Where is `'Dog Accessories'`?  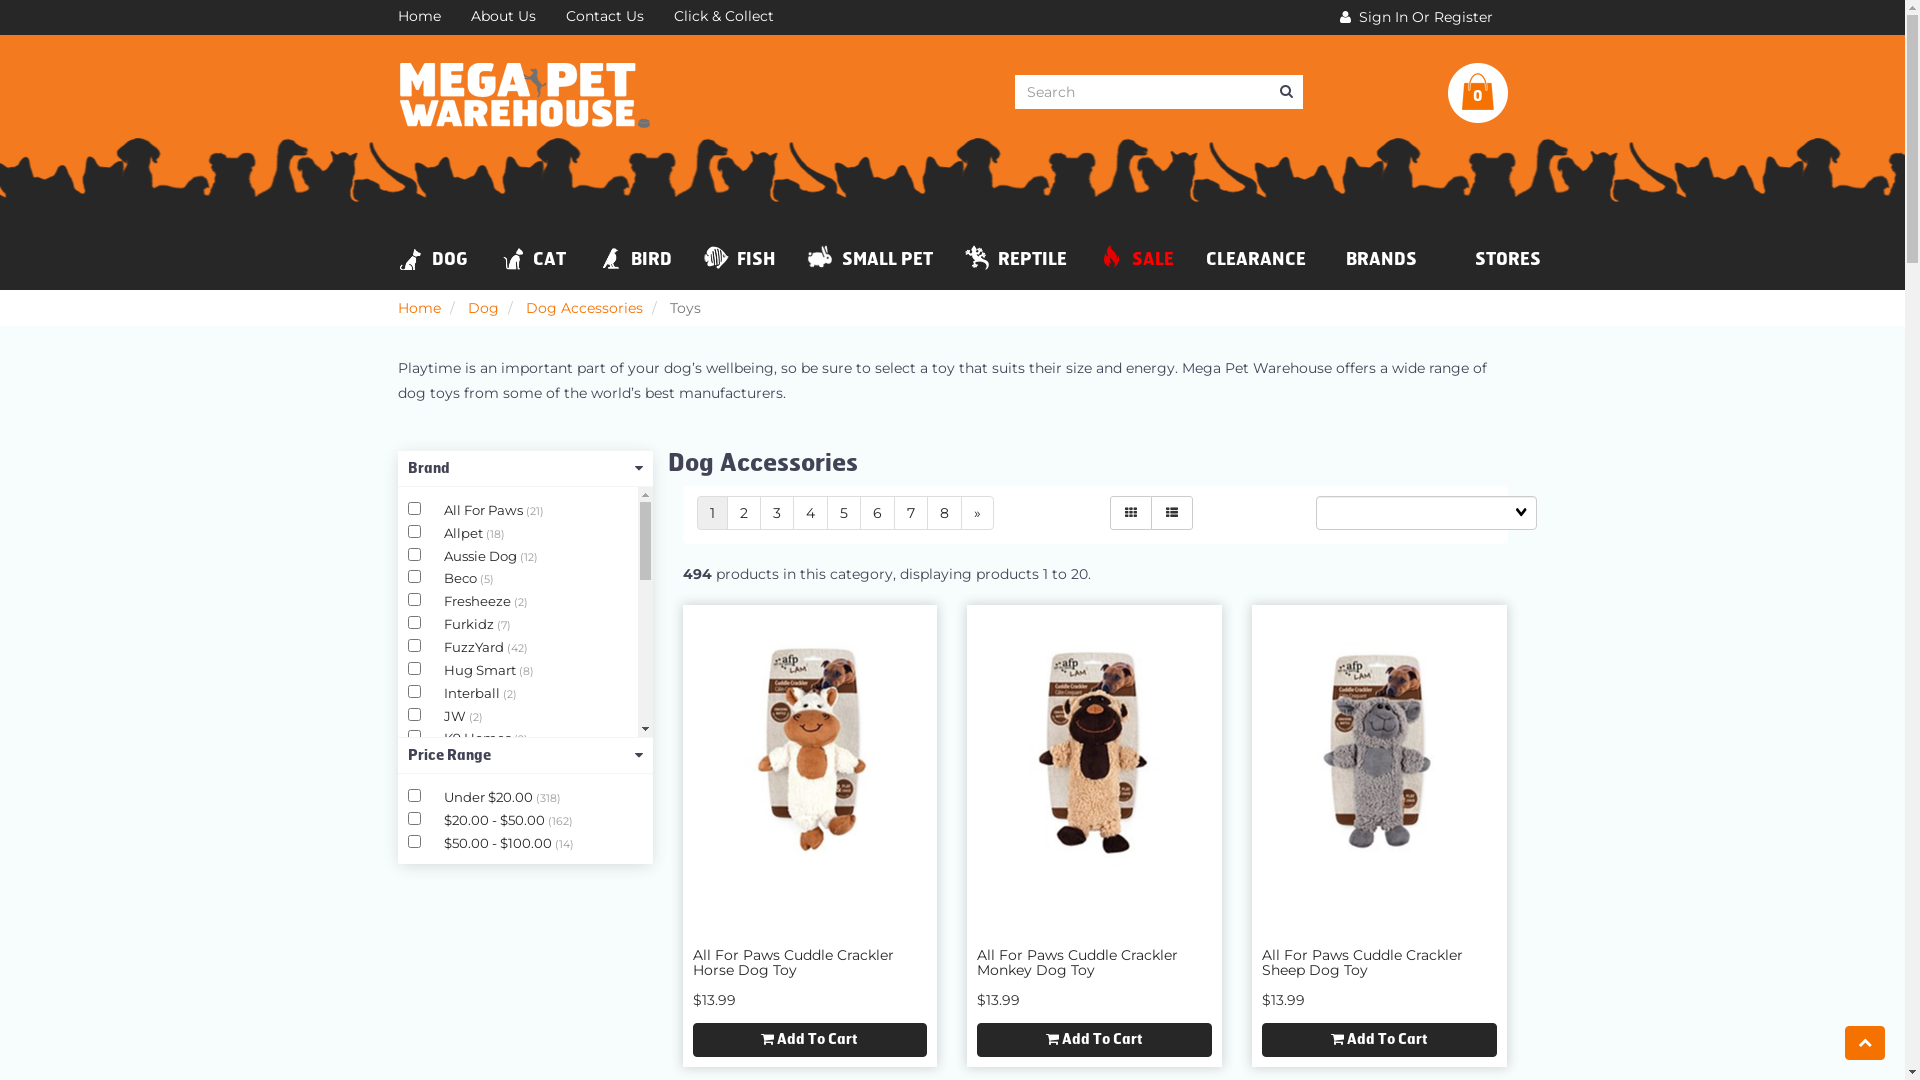 'Dog Accessories' is located at coordinates (583, 308).